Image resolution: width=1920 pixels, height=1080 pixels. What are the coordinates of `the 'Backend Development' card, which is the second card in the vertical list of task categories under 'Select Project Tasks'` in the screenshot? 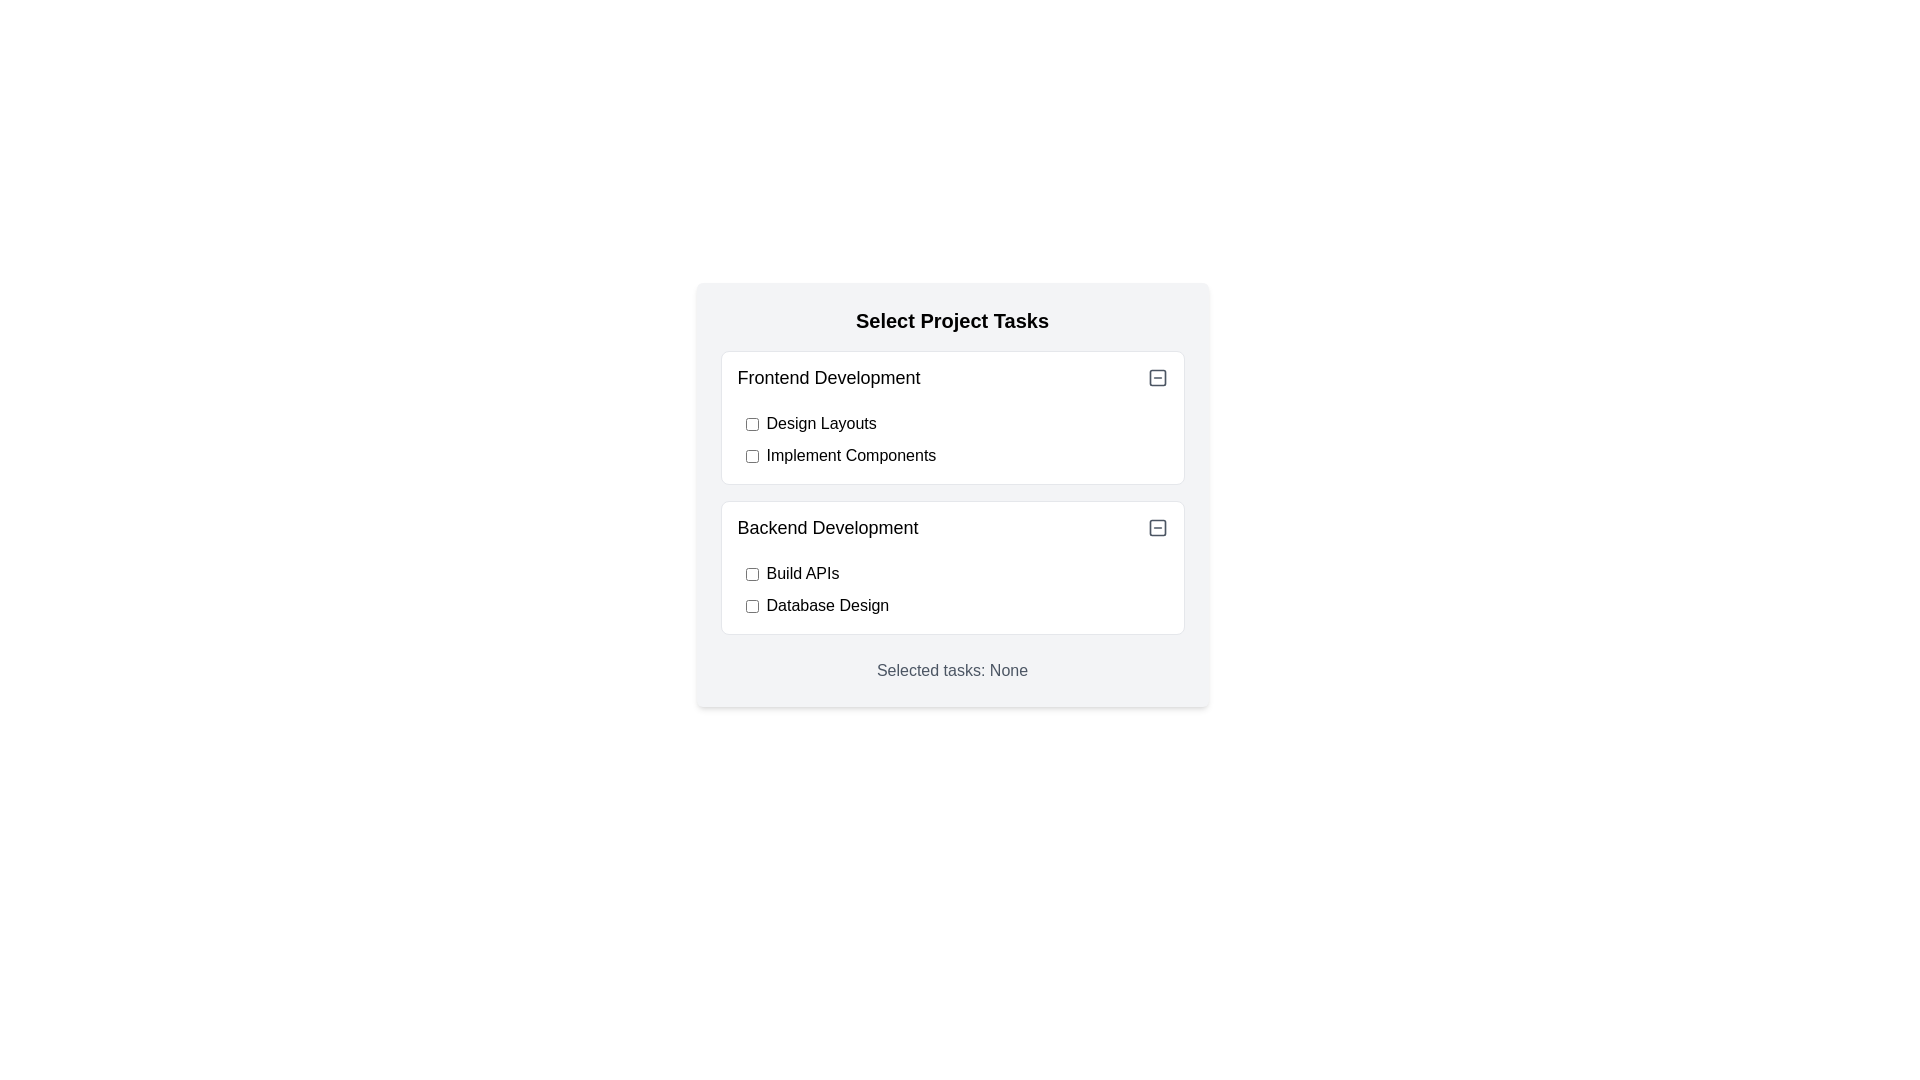 It's located at (951, 567).